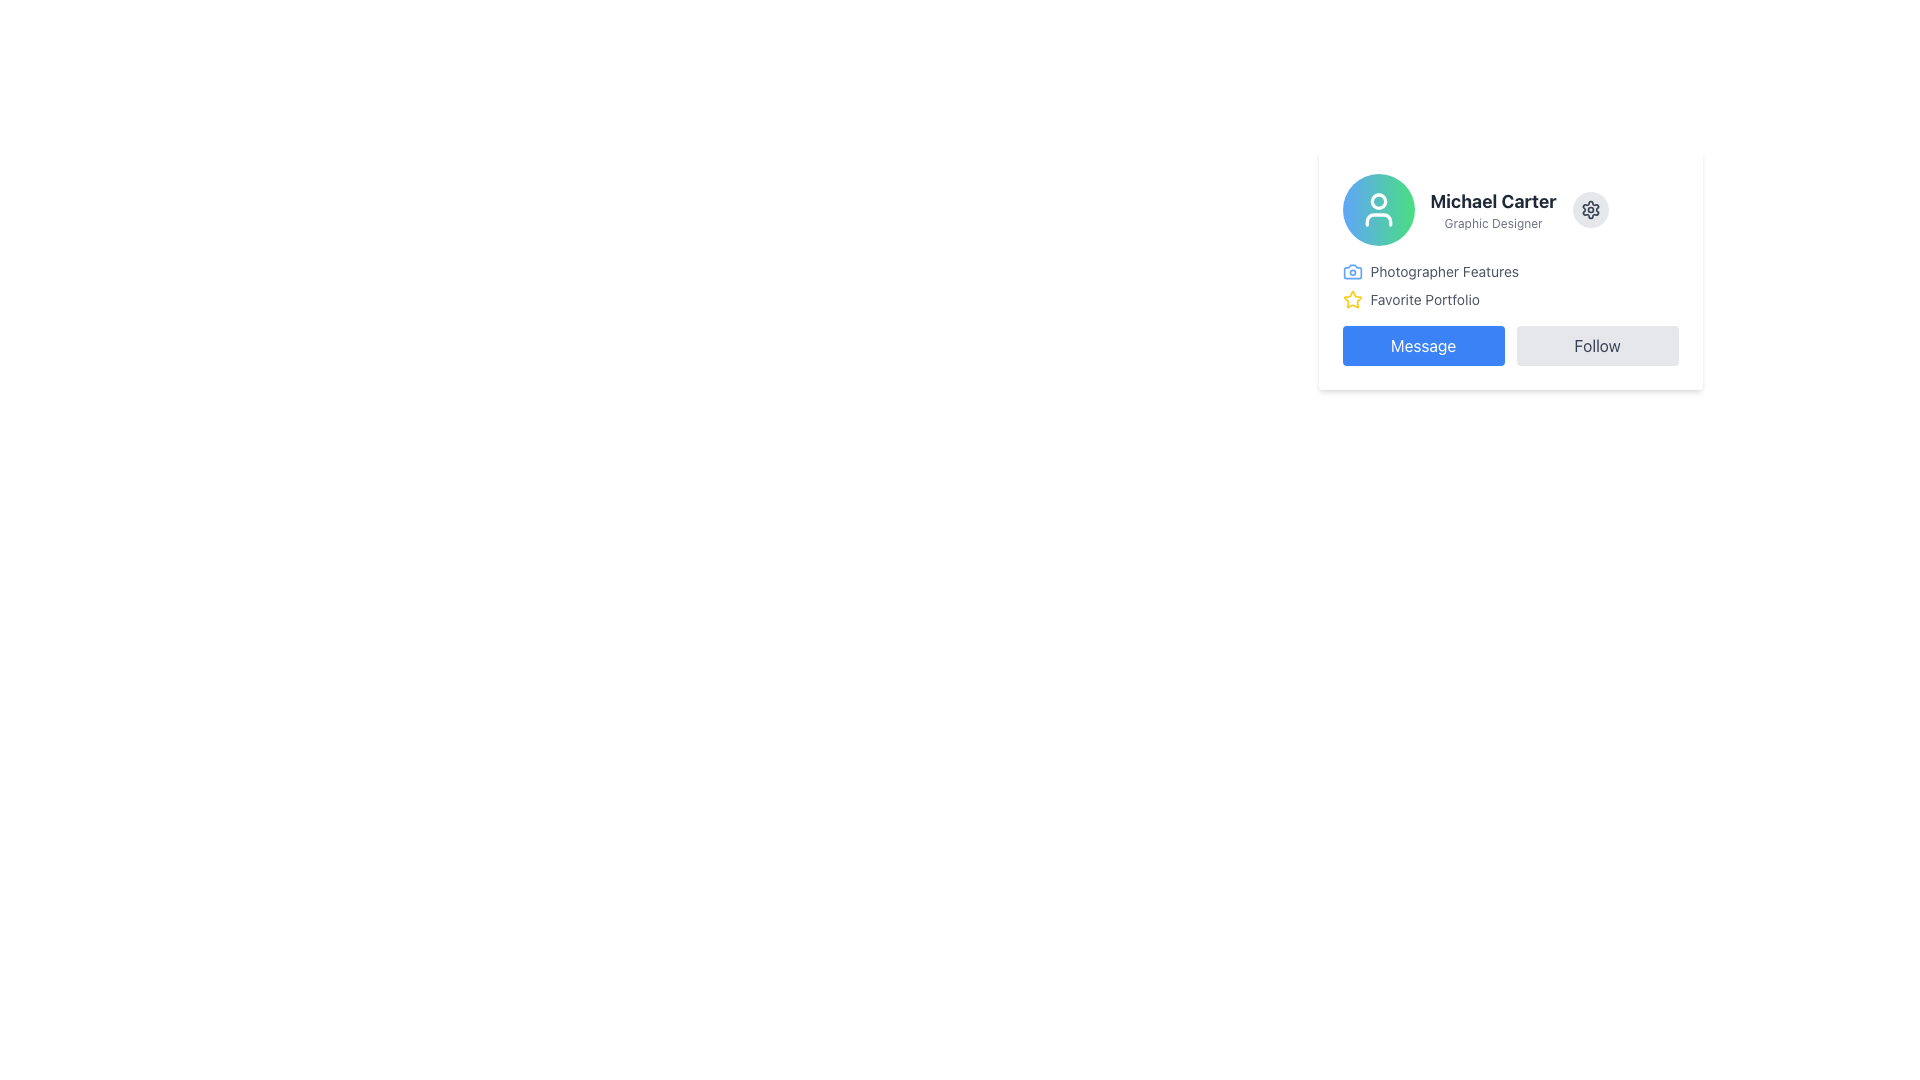 The height and width of the screenshot is (1080, 1920). Describe the element at coordinates (1493, 223) in the screenshot. I see `the text label displaying 'Graphic Designer', which is styled in gray and located beneath 'Michael Carter' in the upper-right side of the interface` at that location.